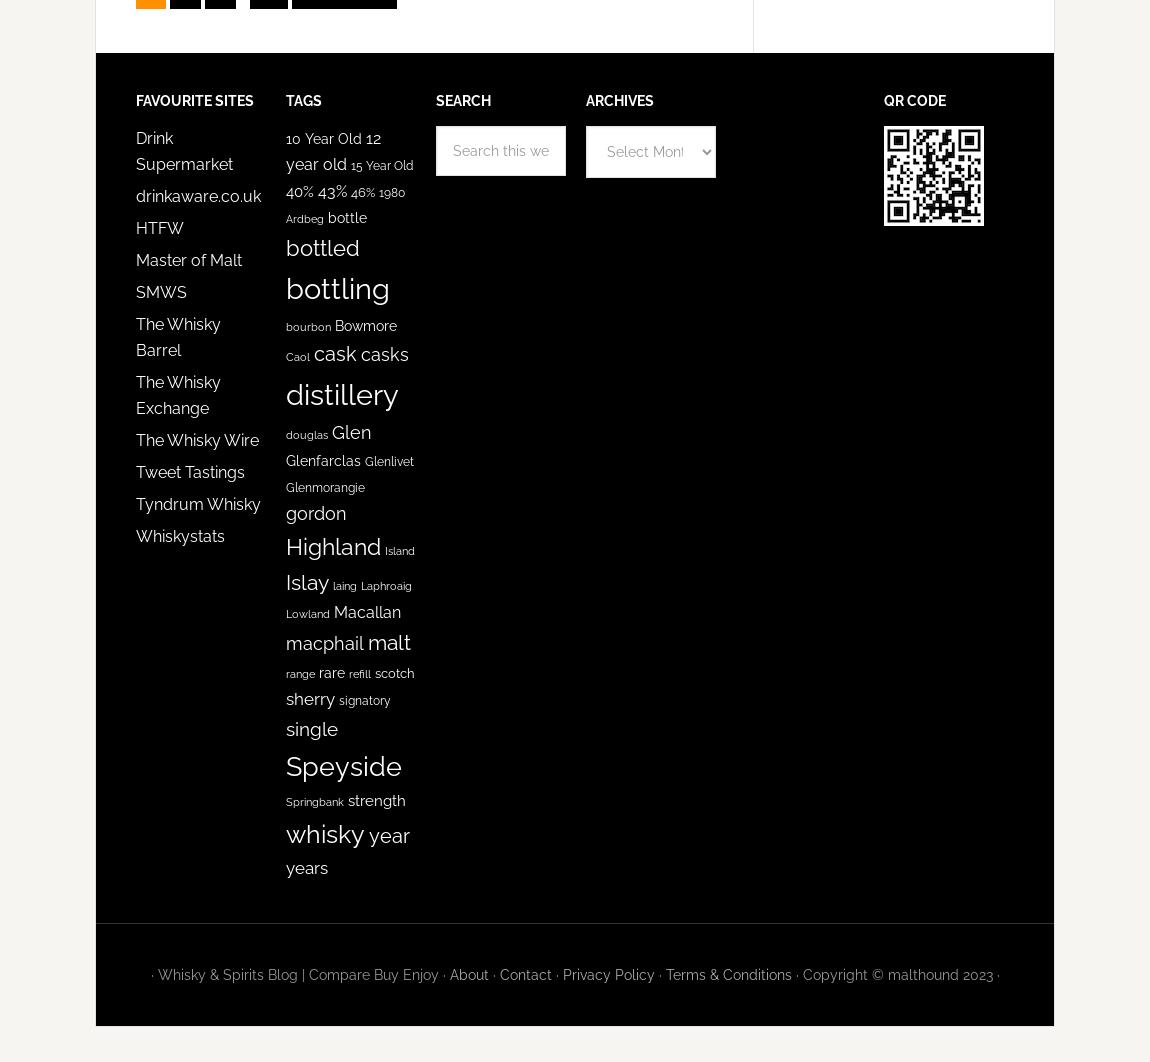 This screenshot has width=1150, height=1062. What do you see at coordinates (158, 228) in the screenshot?
I see `'HTFW'` at bounding box center [158, 228].